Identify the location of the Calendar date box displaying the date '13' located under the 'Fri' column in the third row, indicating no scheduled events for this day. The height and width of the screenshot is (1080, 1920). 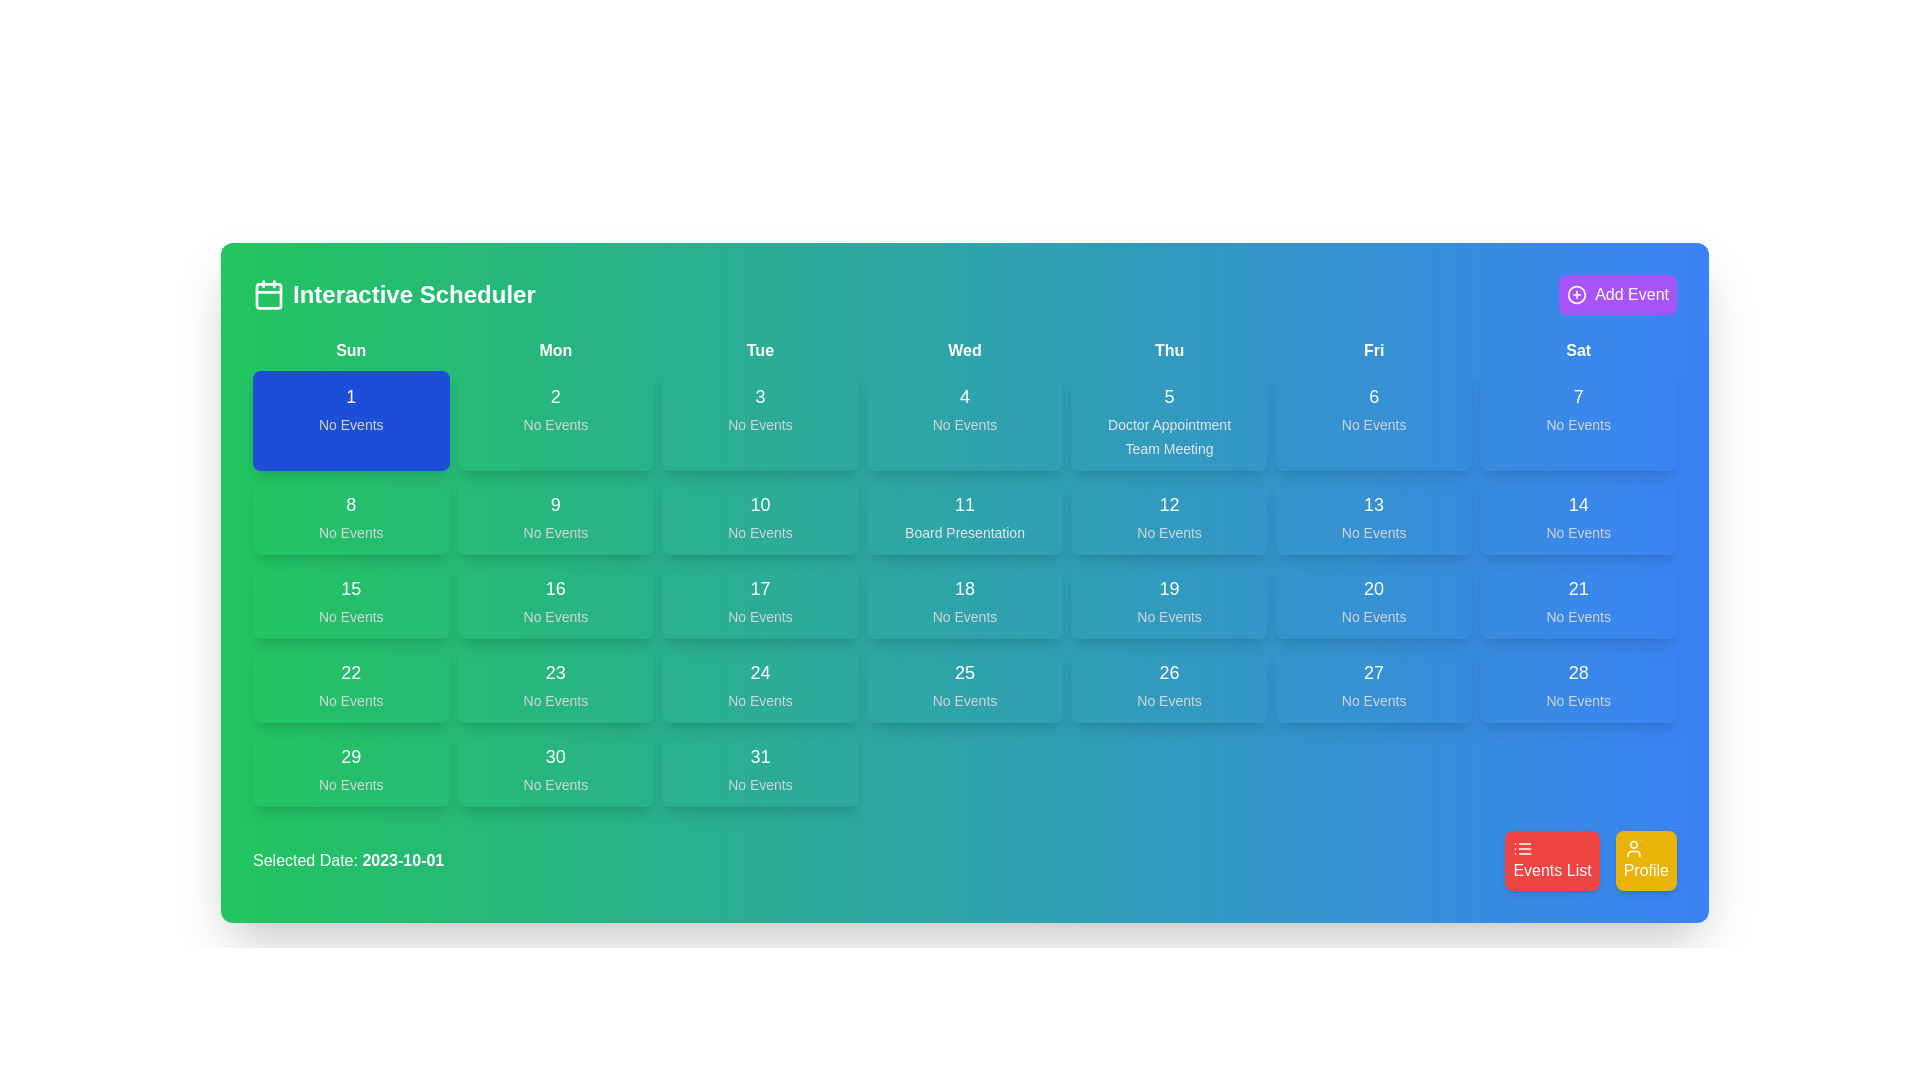
(1373, 515).